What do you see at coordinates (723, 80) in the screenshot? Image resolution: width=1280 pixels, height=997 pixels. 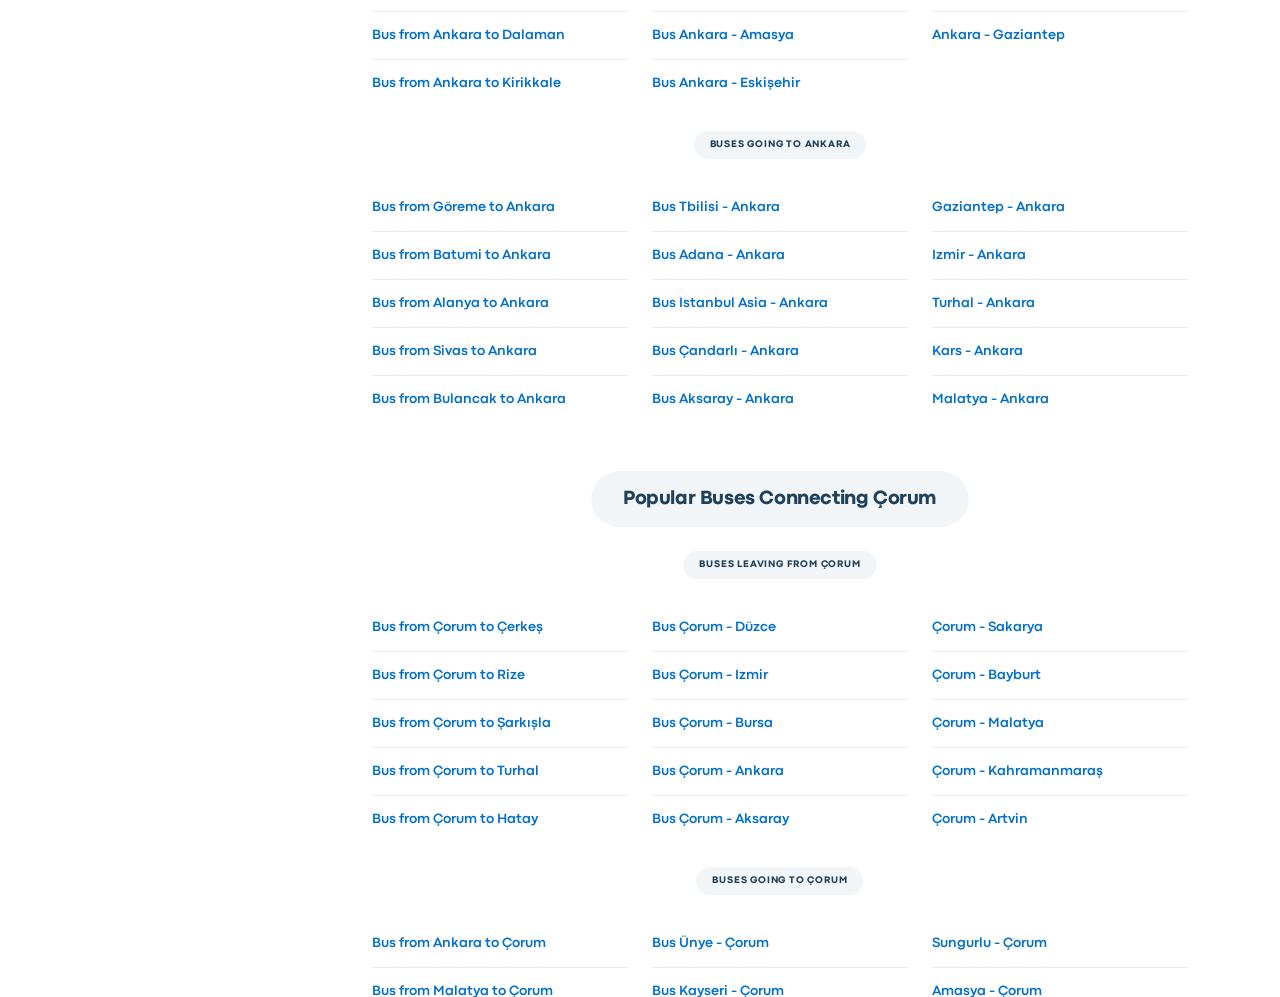 I see `'Bus Ankara - Eskişehir'` at bounding box center [723, 80].